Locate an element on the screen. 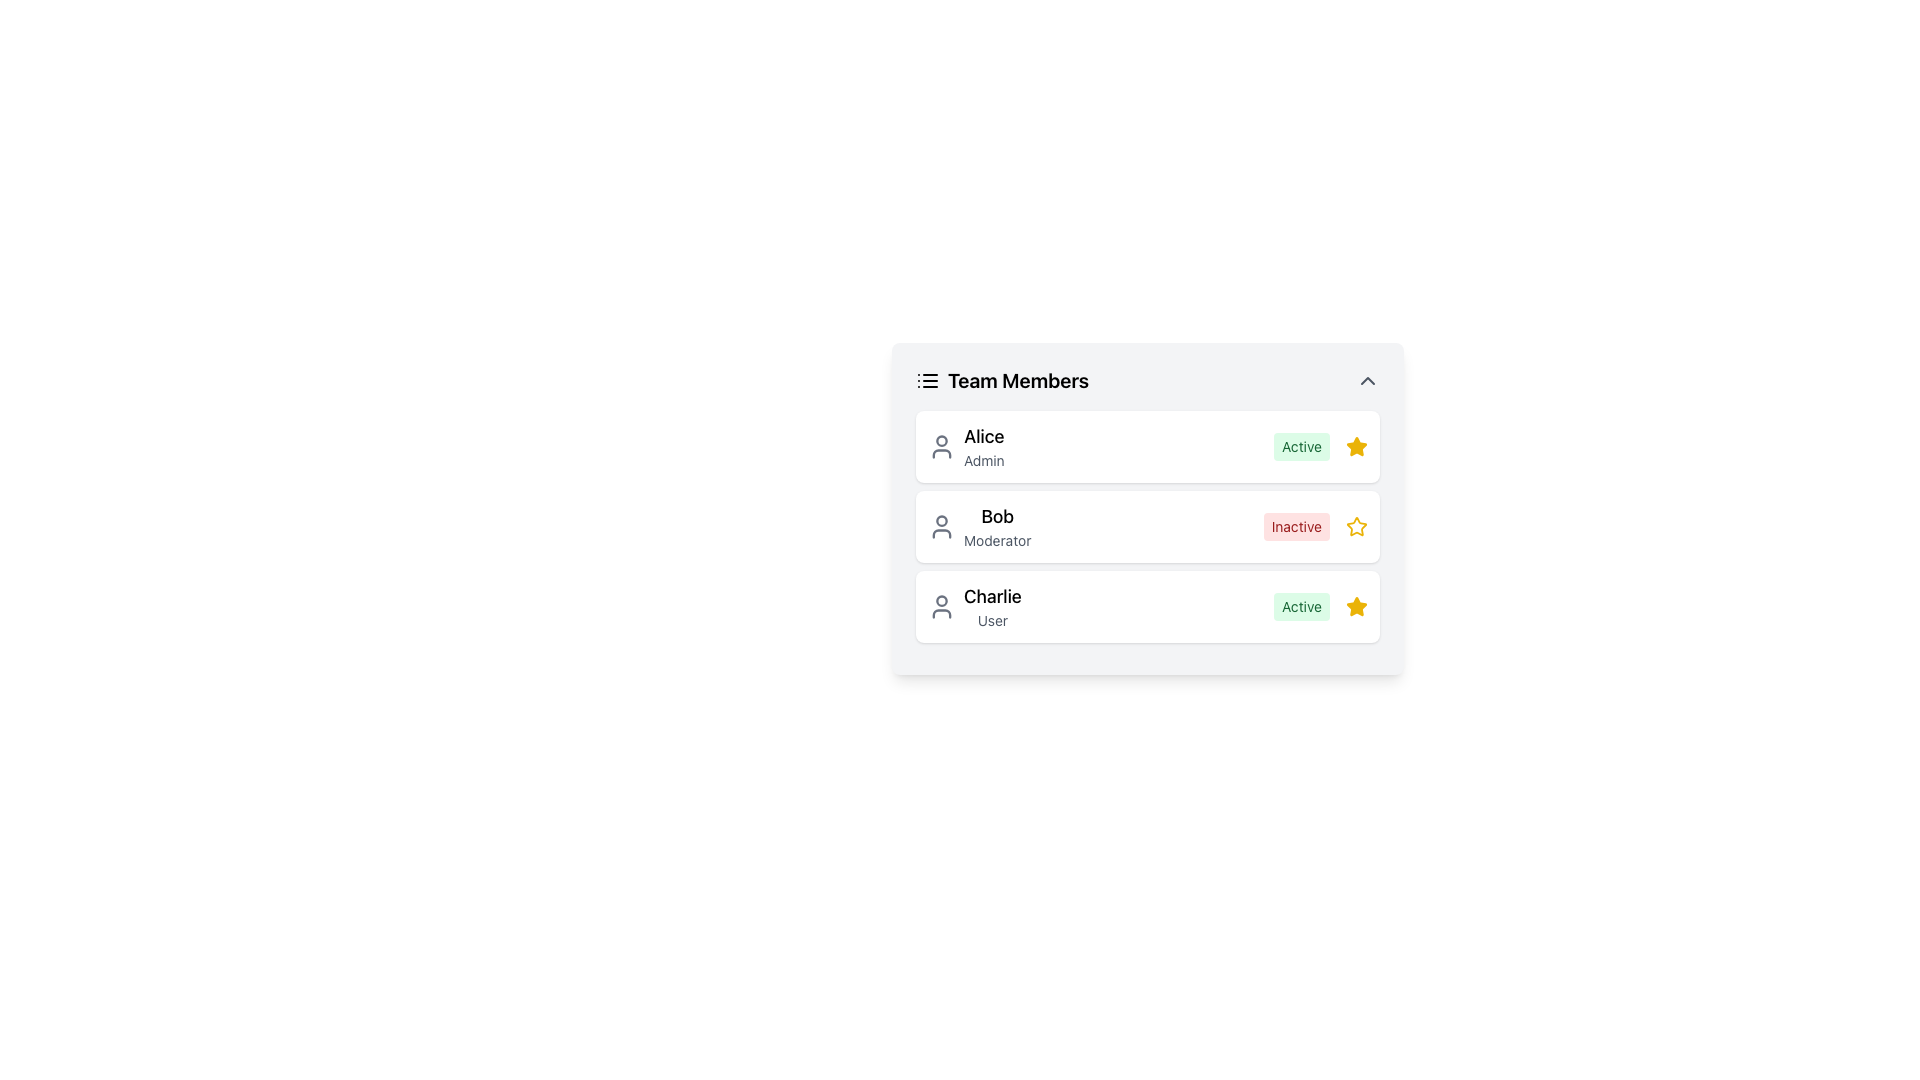  on the team member's profile item located in the second position under 'Team Members' is located at coordinates (1147, 526).